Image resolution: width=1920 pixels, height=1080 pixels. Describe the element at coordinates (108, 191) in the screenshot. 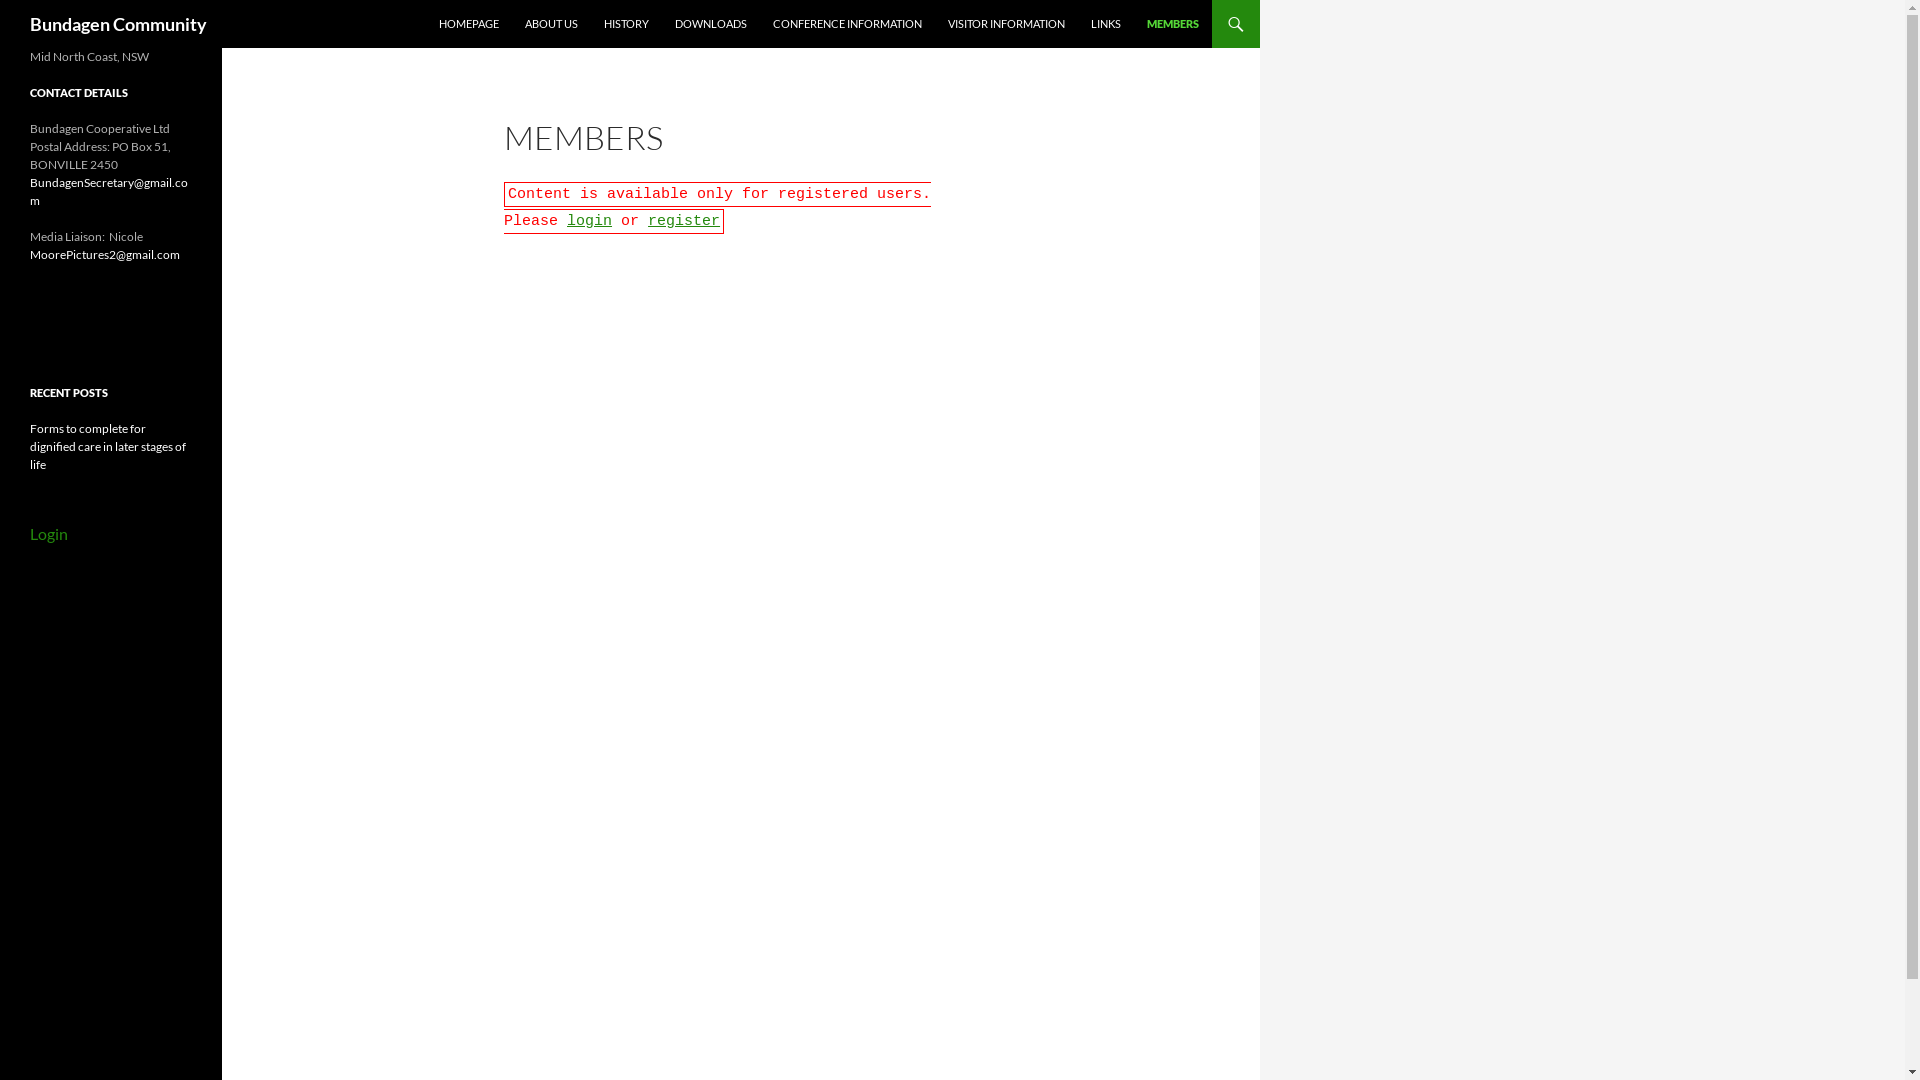

I see `'BundagenSecretary@gmail.com'` at that location.